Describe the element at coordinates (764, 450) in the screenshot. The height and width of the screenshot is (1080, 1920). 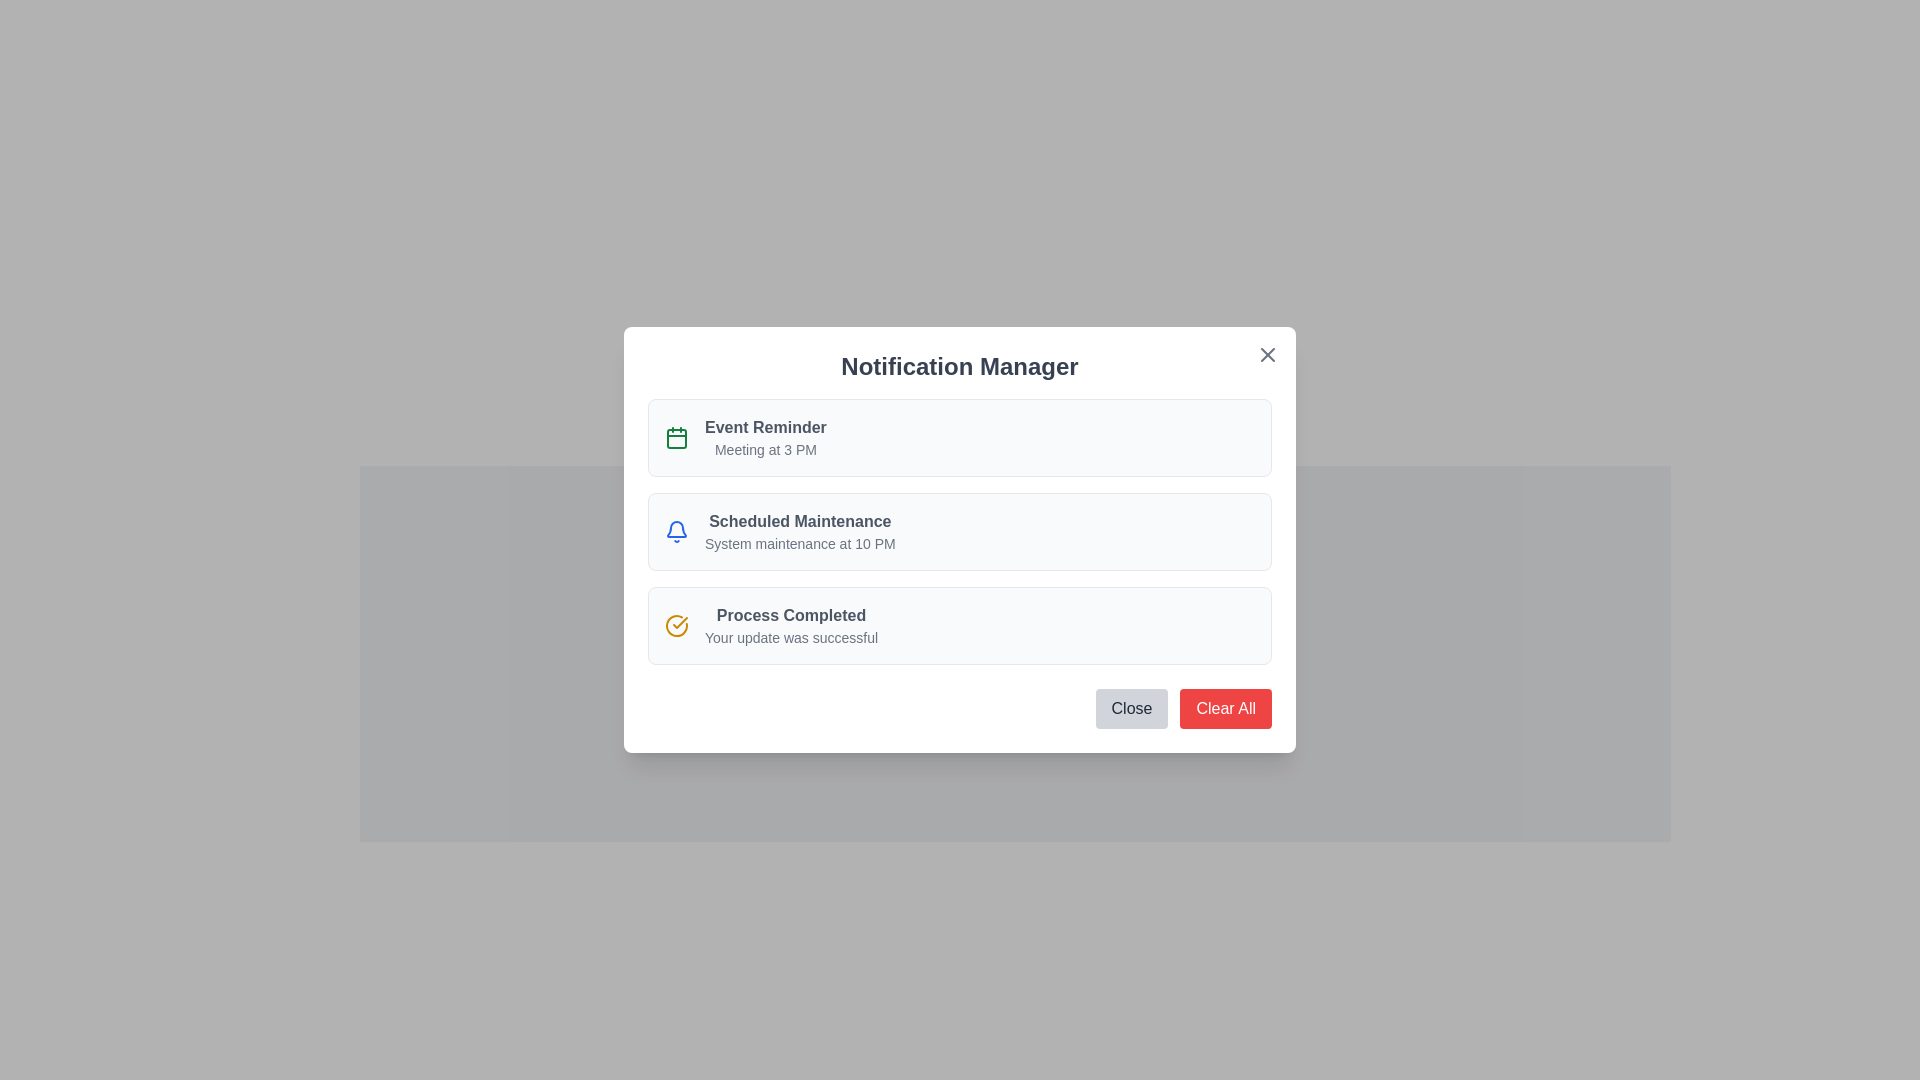
I see `the Text label that provides additional information about the 'Event Reminder' notification, located below the 'Event Reminder' text in the Notification Manager modal` at that location.